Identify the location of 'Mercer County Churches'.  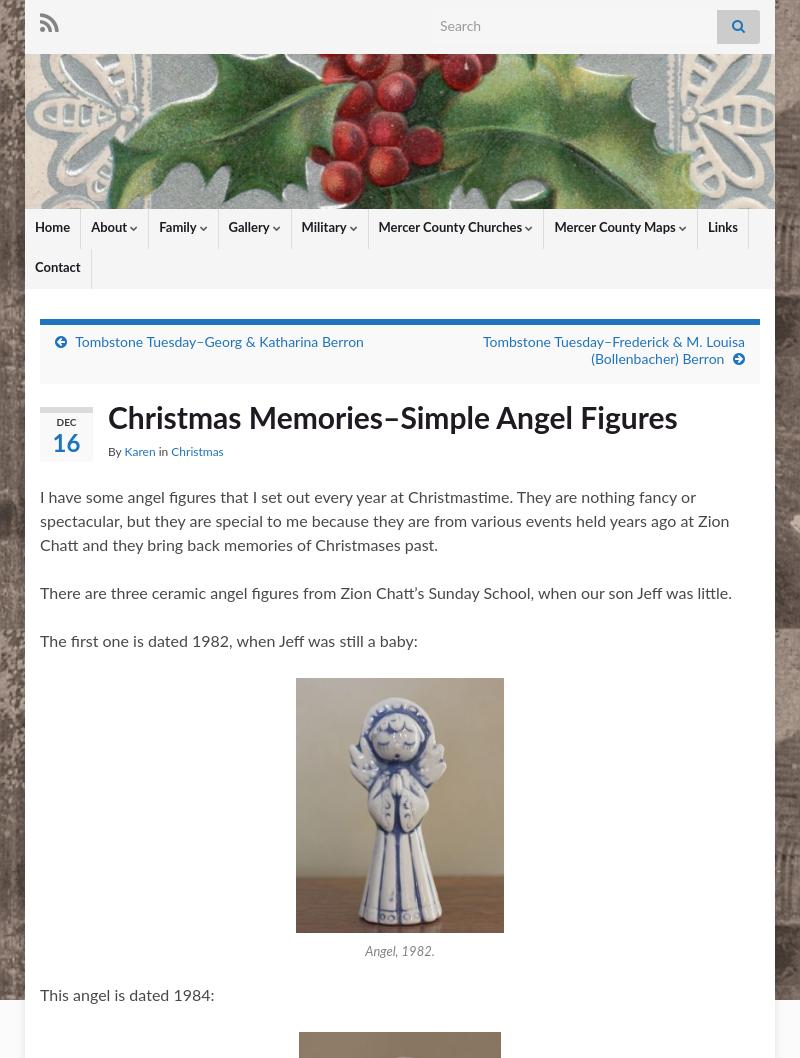
(450, 227).